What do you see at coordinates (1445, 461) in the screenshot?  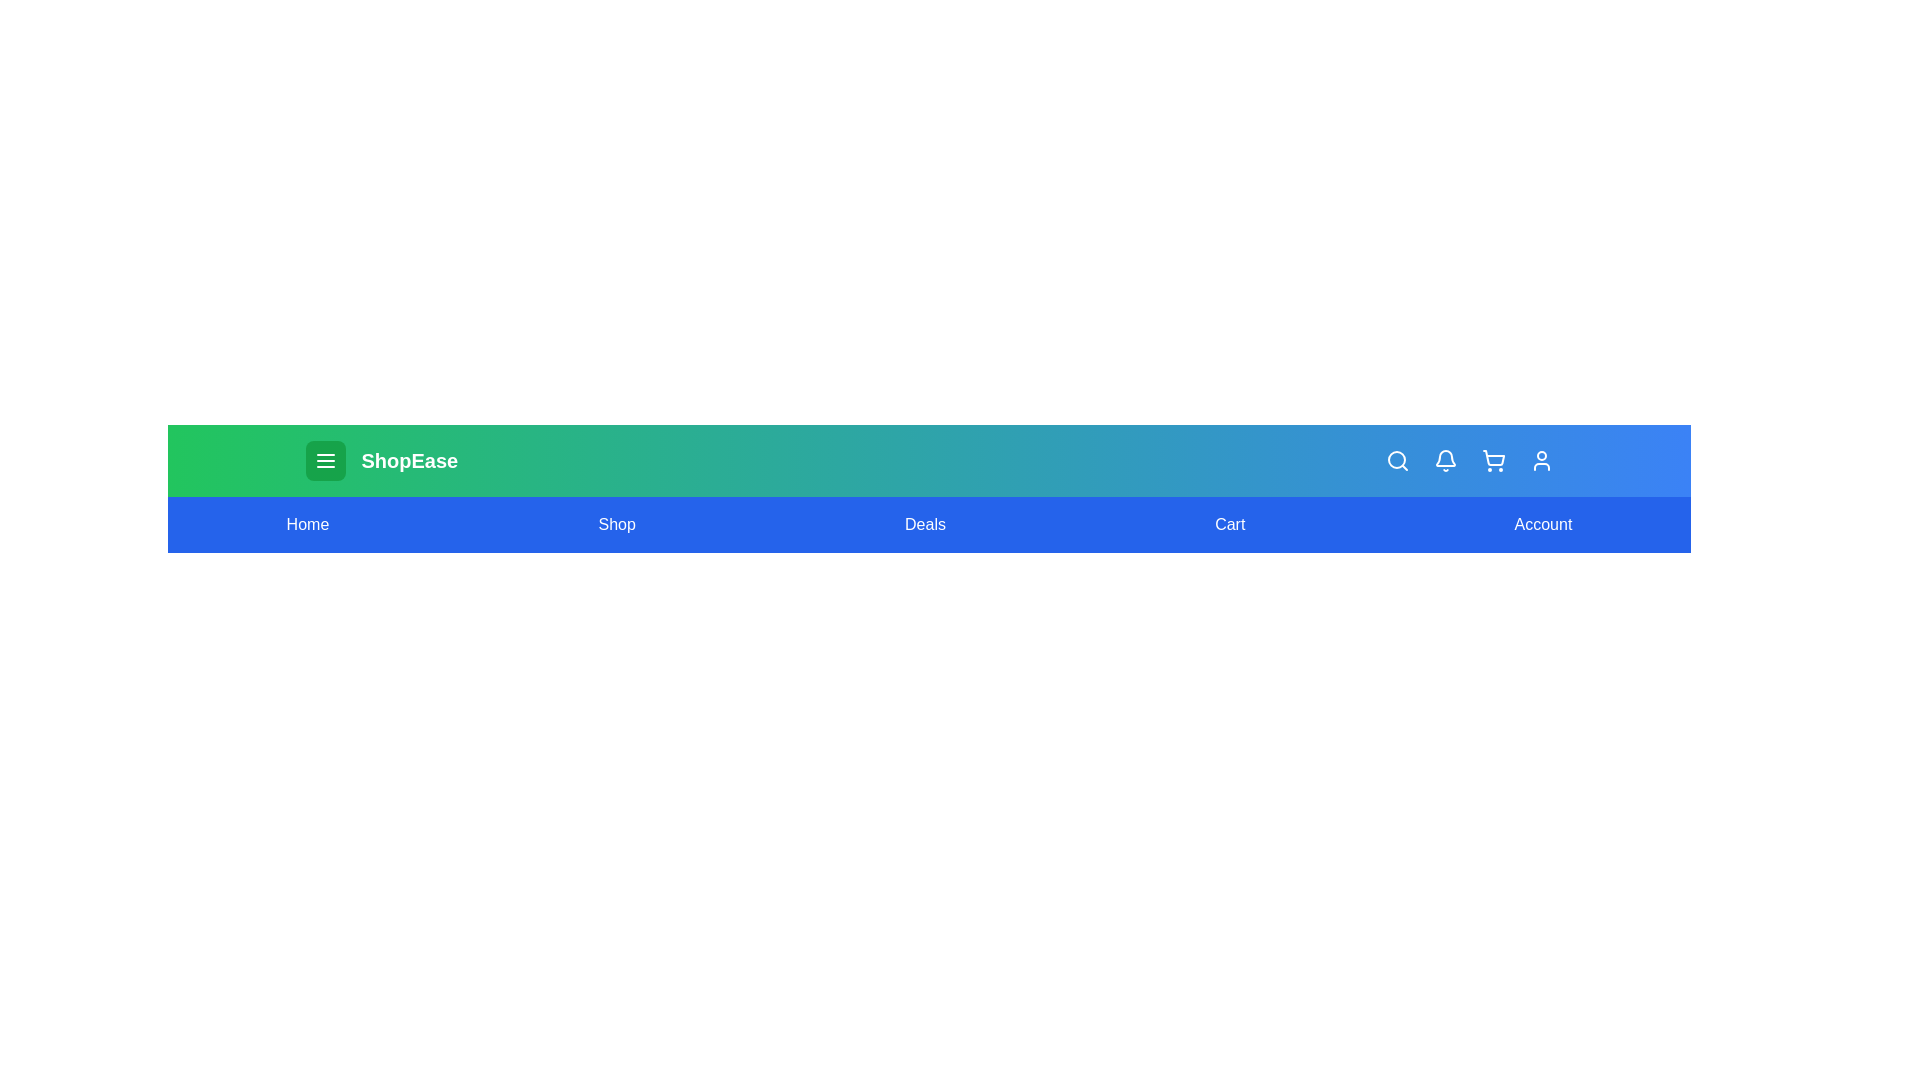 I see `the notifications icon to perform its respective action` at bounding box center [1445, 461].